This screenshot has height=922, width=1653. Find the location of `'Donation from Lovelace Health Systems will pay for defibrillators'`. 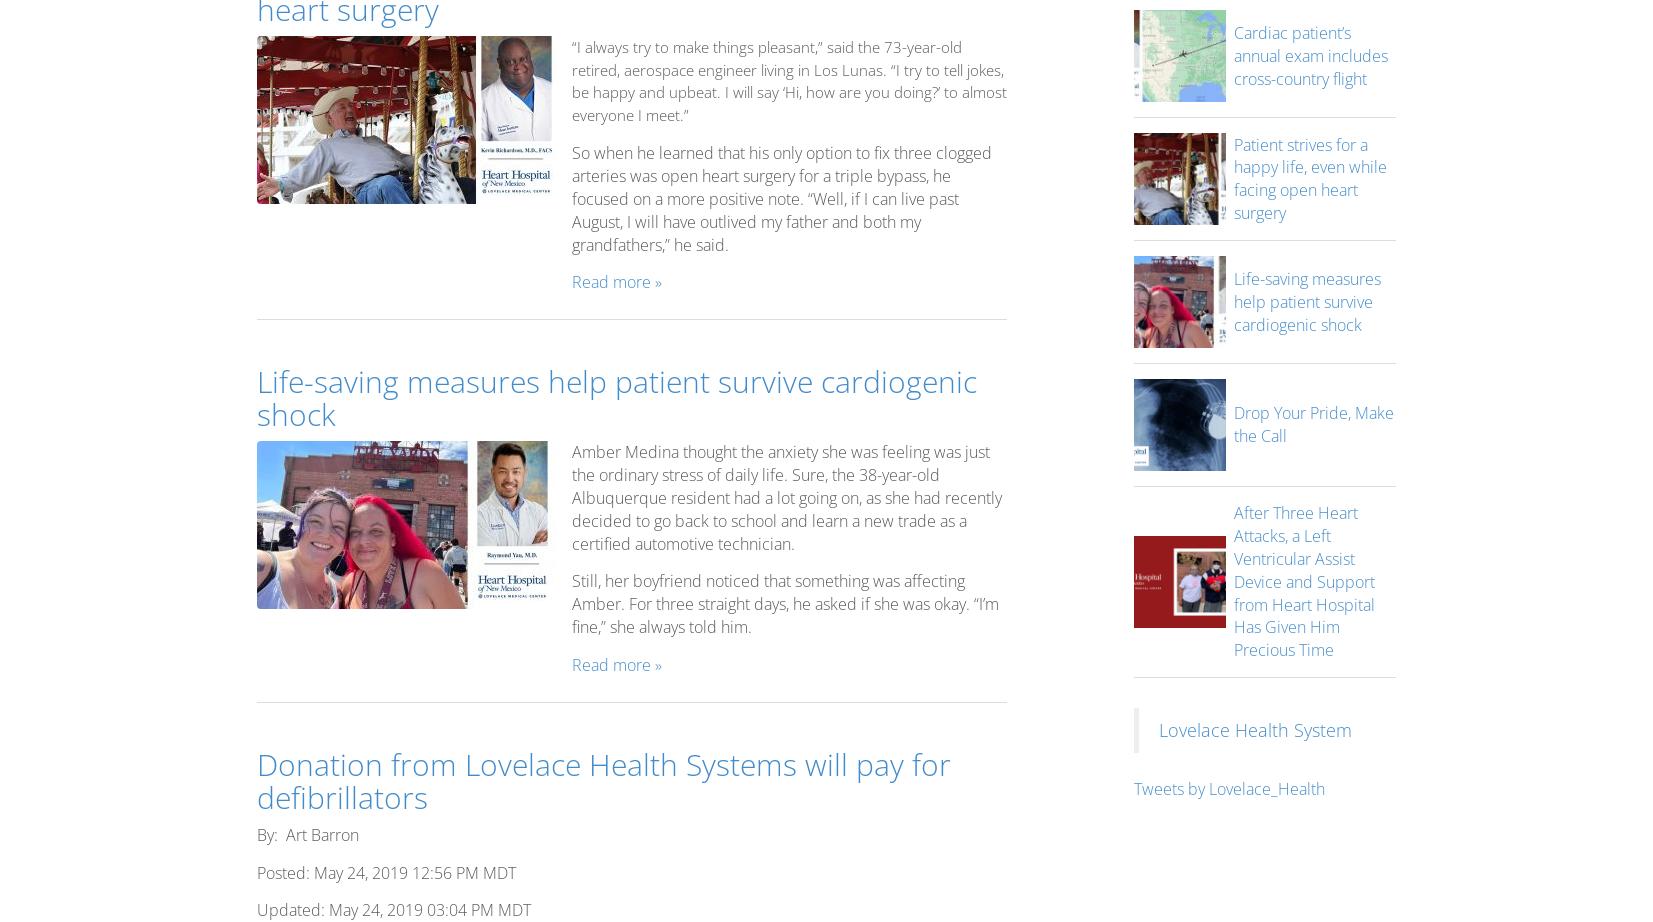

'Donation from Lovelace Health Systems will pay for defibrillators' is located at coordinates (602, 779).